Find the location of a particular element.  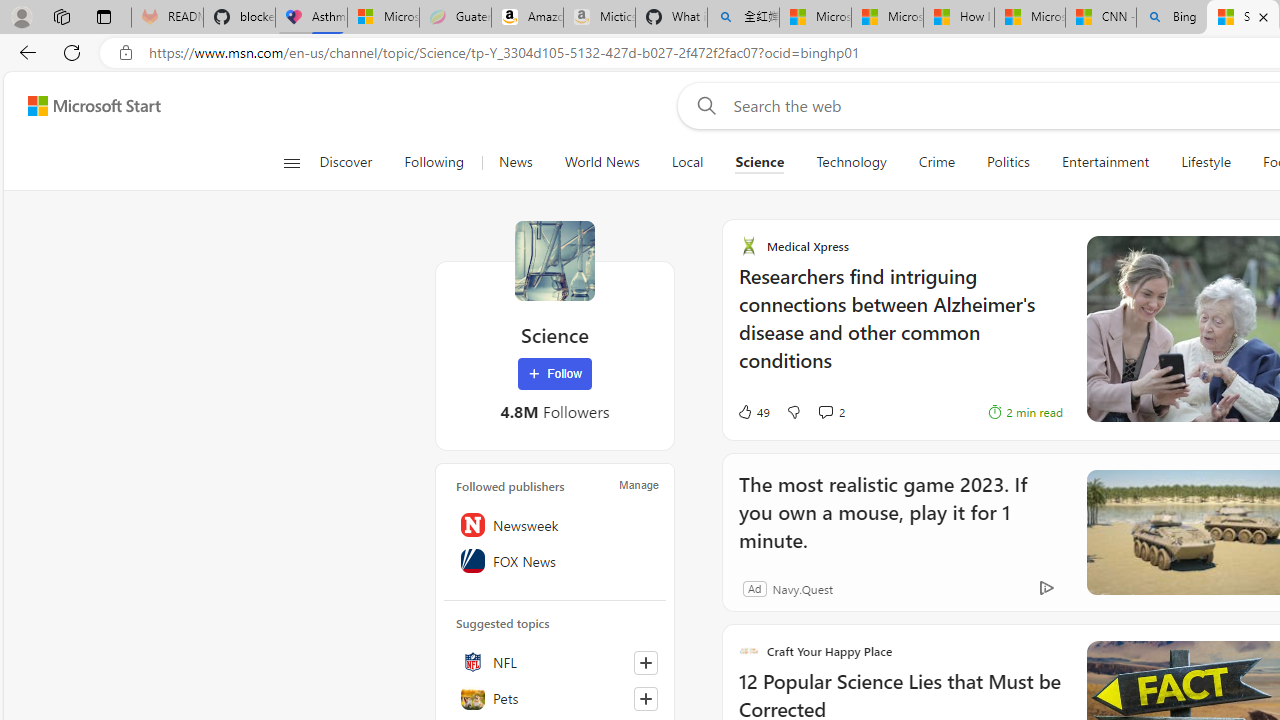

'News' is located at coordinates (515, 162).